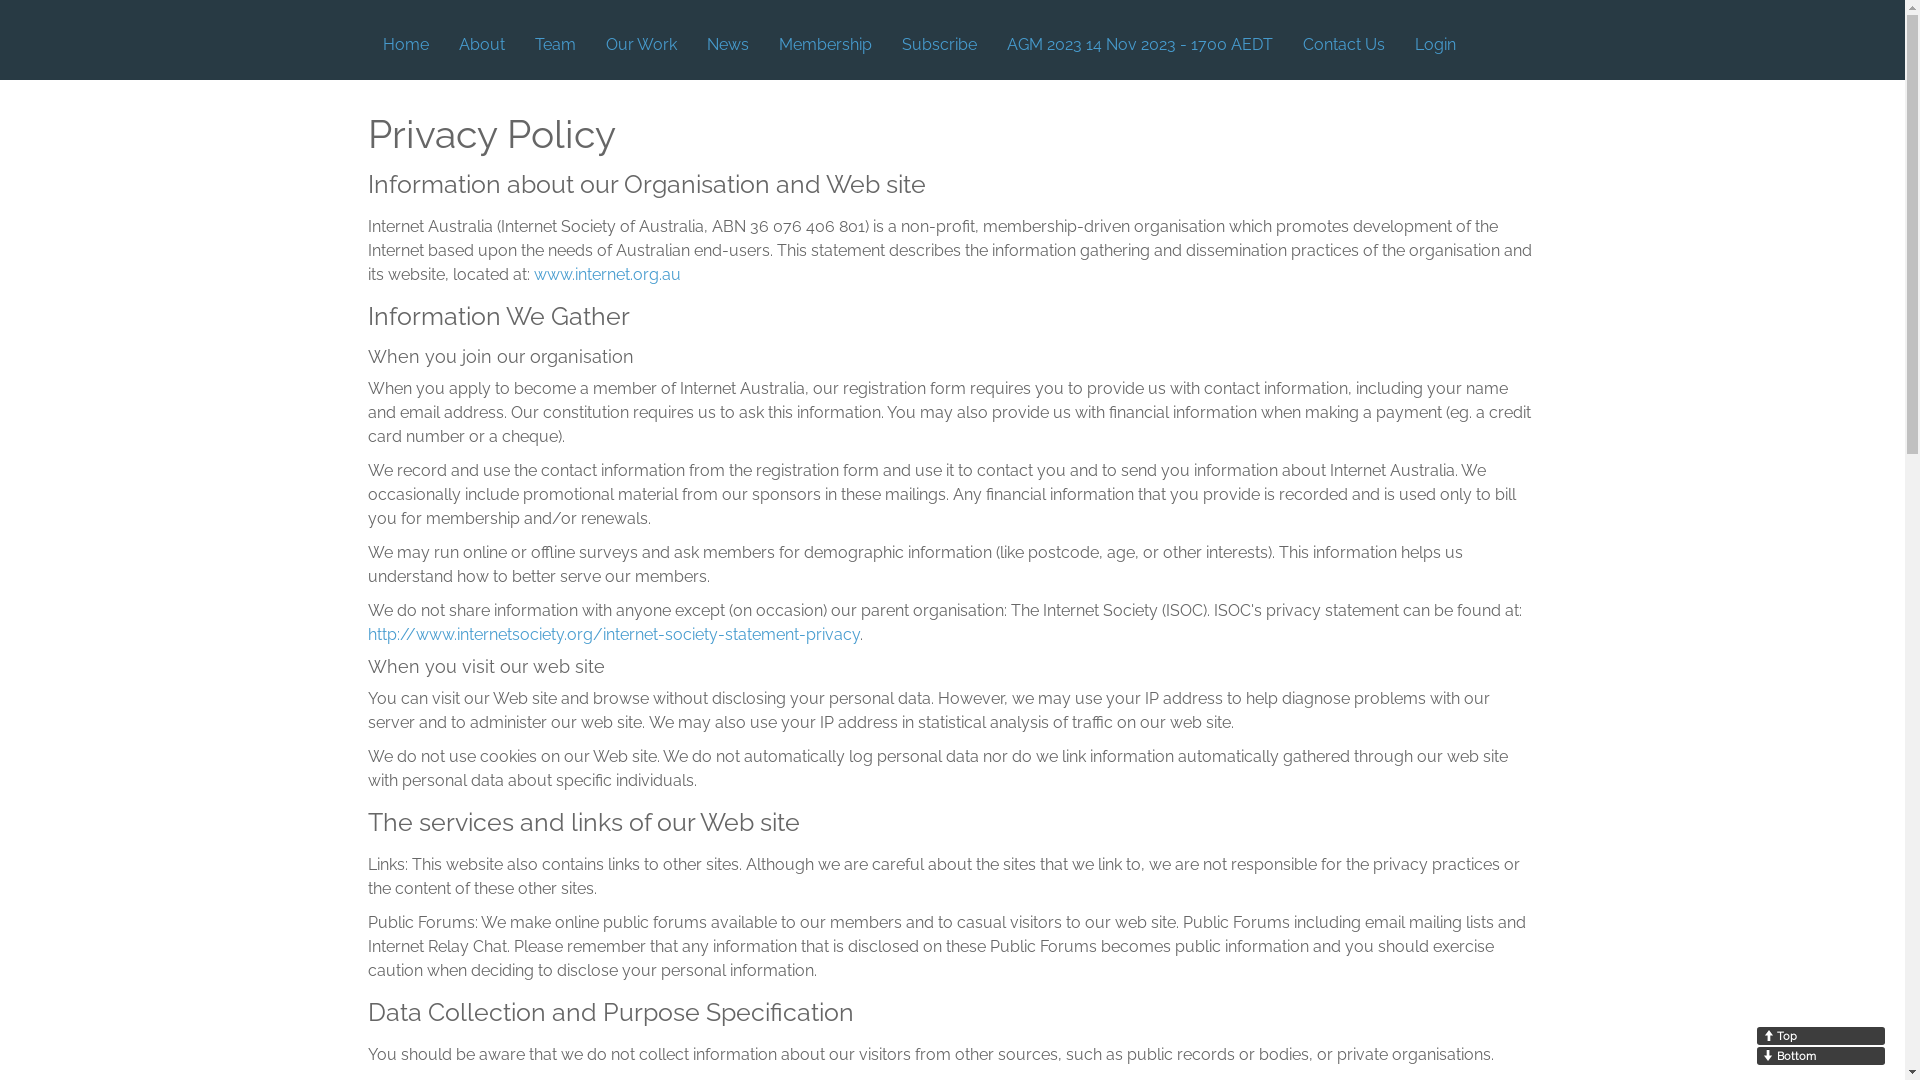 This screenshot has height=1080, width=1920. Describe the element at coordinates (1140, 45) in the screenshot. I see `'AGM 2023 14 Nov 2023 - 1700 AEDT'` at that location.